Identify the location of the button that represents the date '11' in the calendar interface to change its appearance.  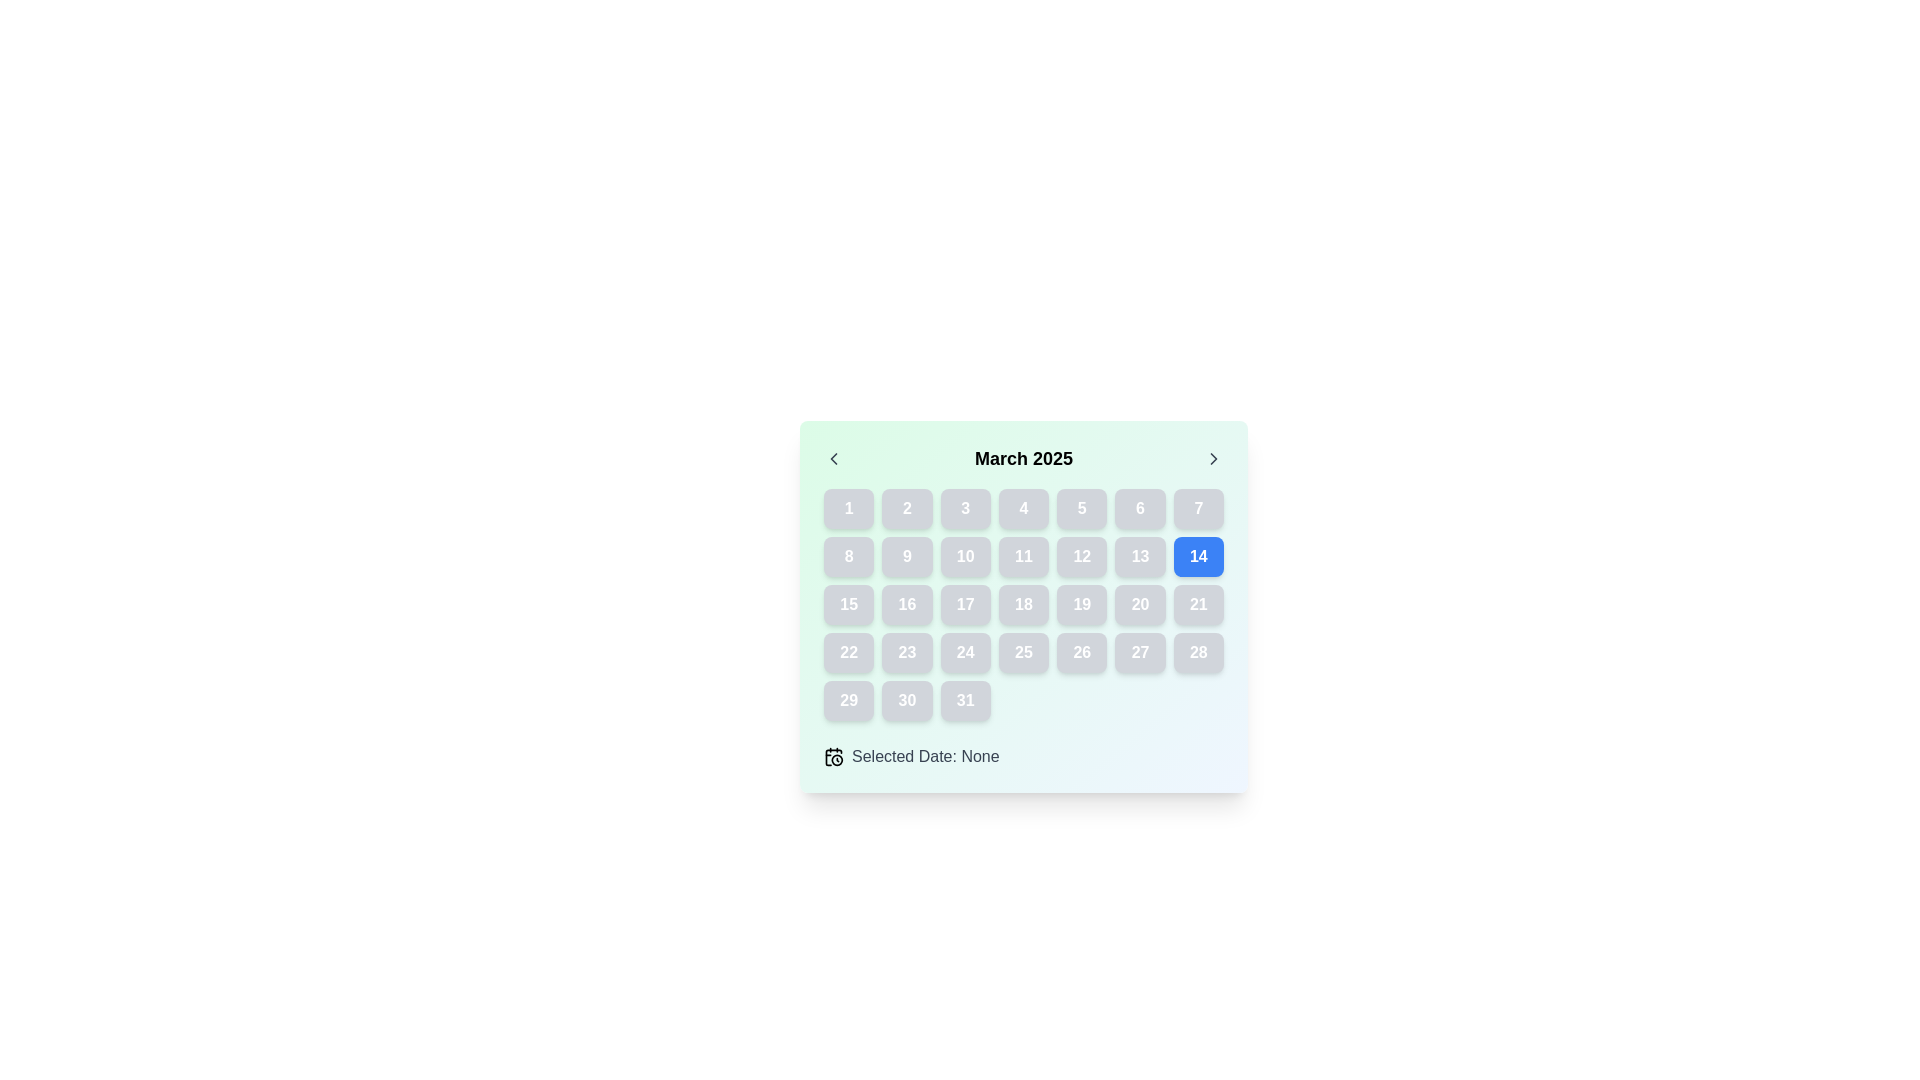
(1023, 556).